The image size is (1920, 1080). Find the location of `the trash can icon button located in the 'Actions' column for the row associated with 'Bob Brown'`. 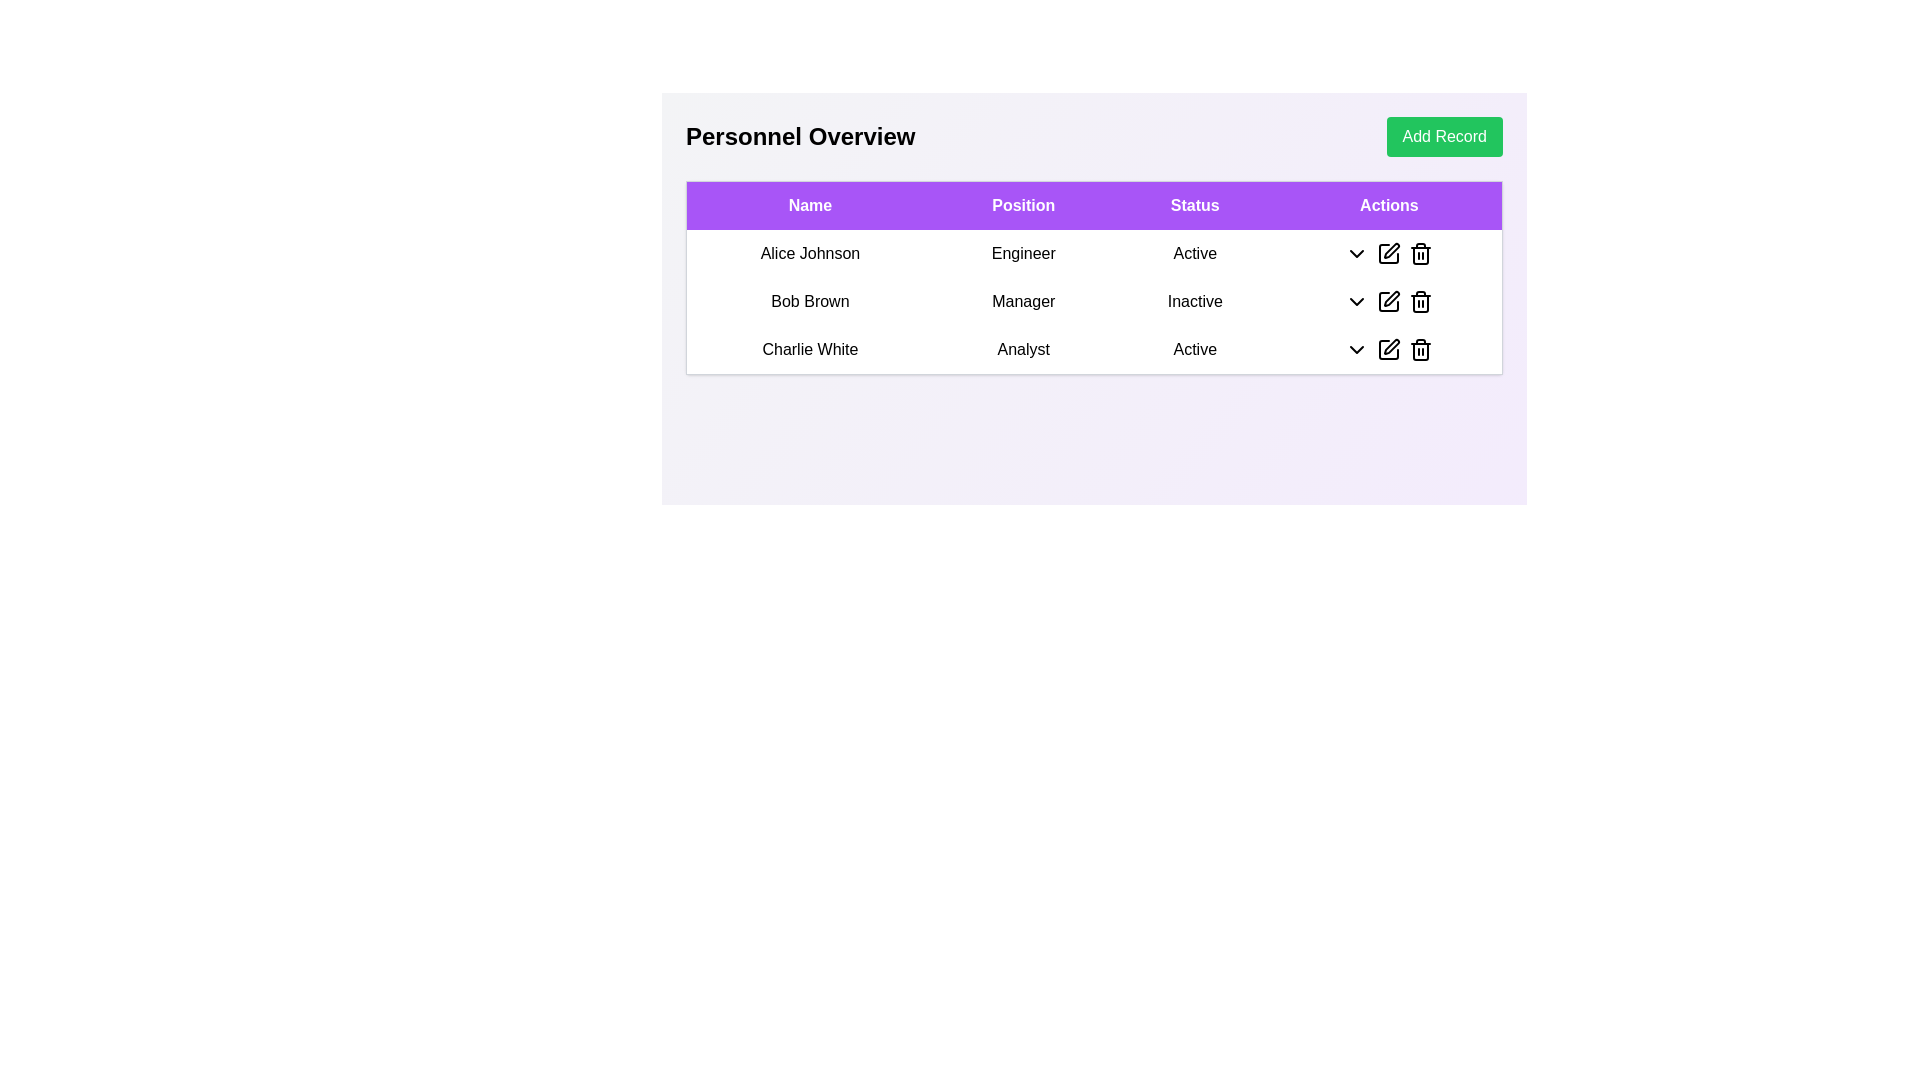

the trash can icon button located in the 'Actions' column for the row associated with 'Bob Brown' is located at coordinates (1420, 301).